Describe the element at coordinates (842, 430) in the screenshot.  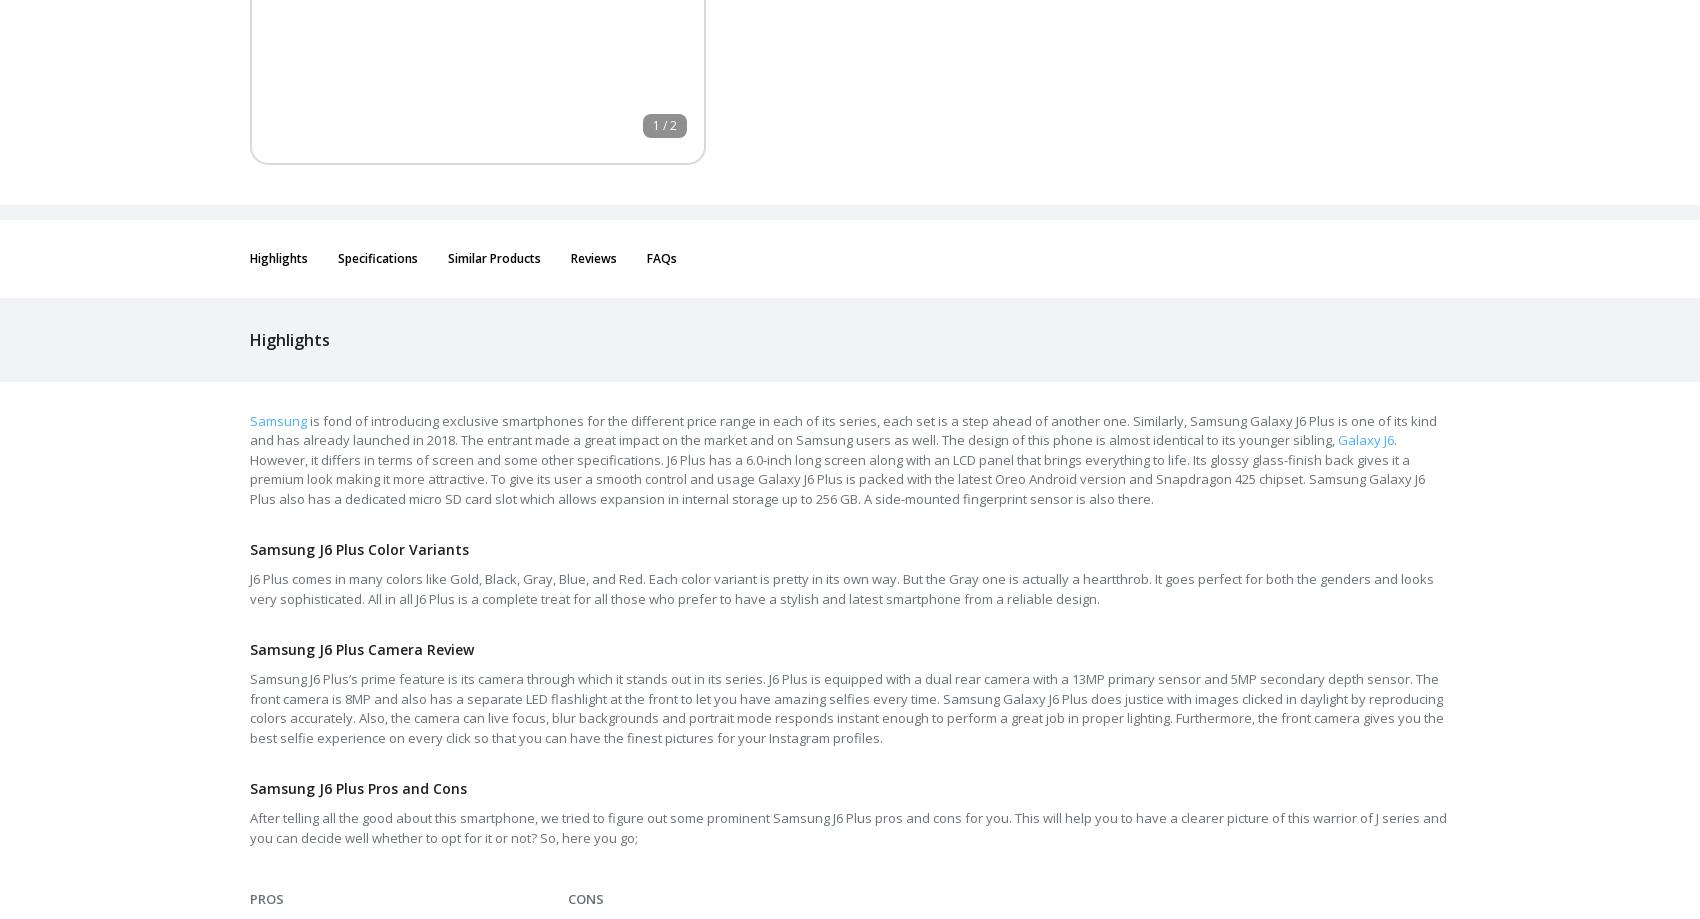
I see `'is fond of introducing exclusive smartphones for the different price range in each of its series, each set is a step ahead of another one. Similarly, Samsung Galaxy J6 Plus is one of its kind and has already launched in 2018. The entrant made a great impact on the market and on Samsung users as well. The design of this phone is almost identical to its younger sibling,'` at that location.